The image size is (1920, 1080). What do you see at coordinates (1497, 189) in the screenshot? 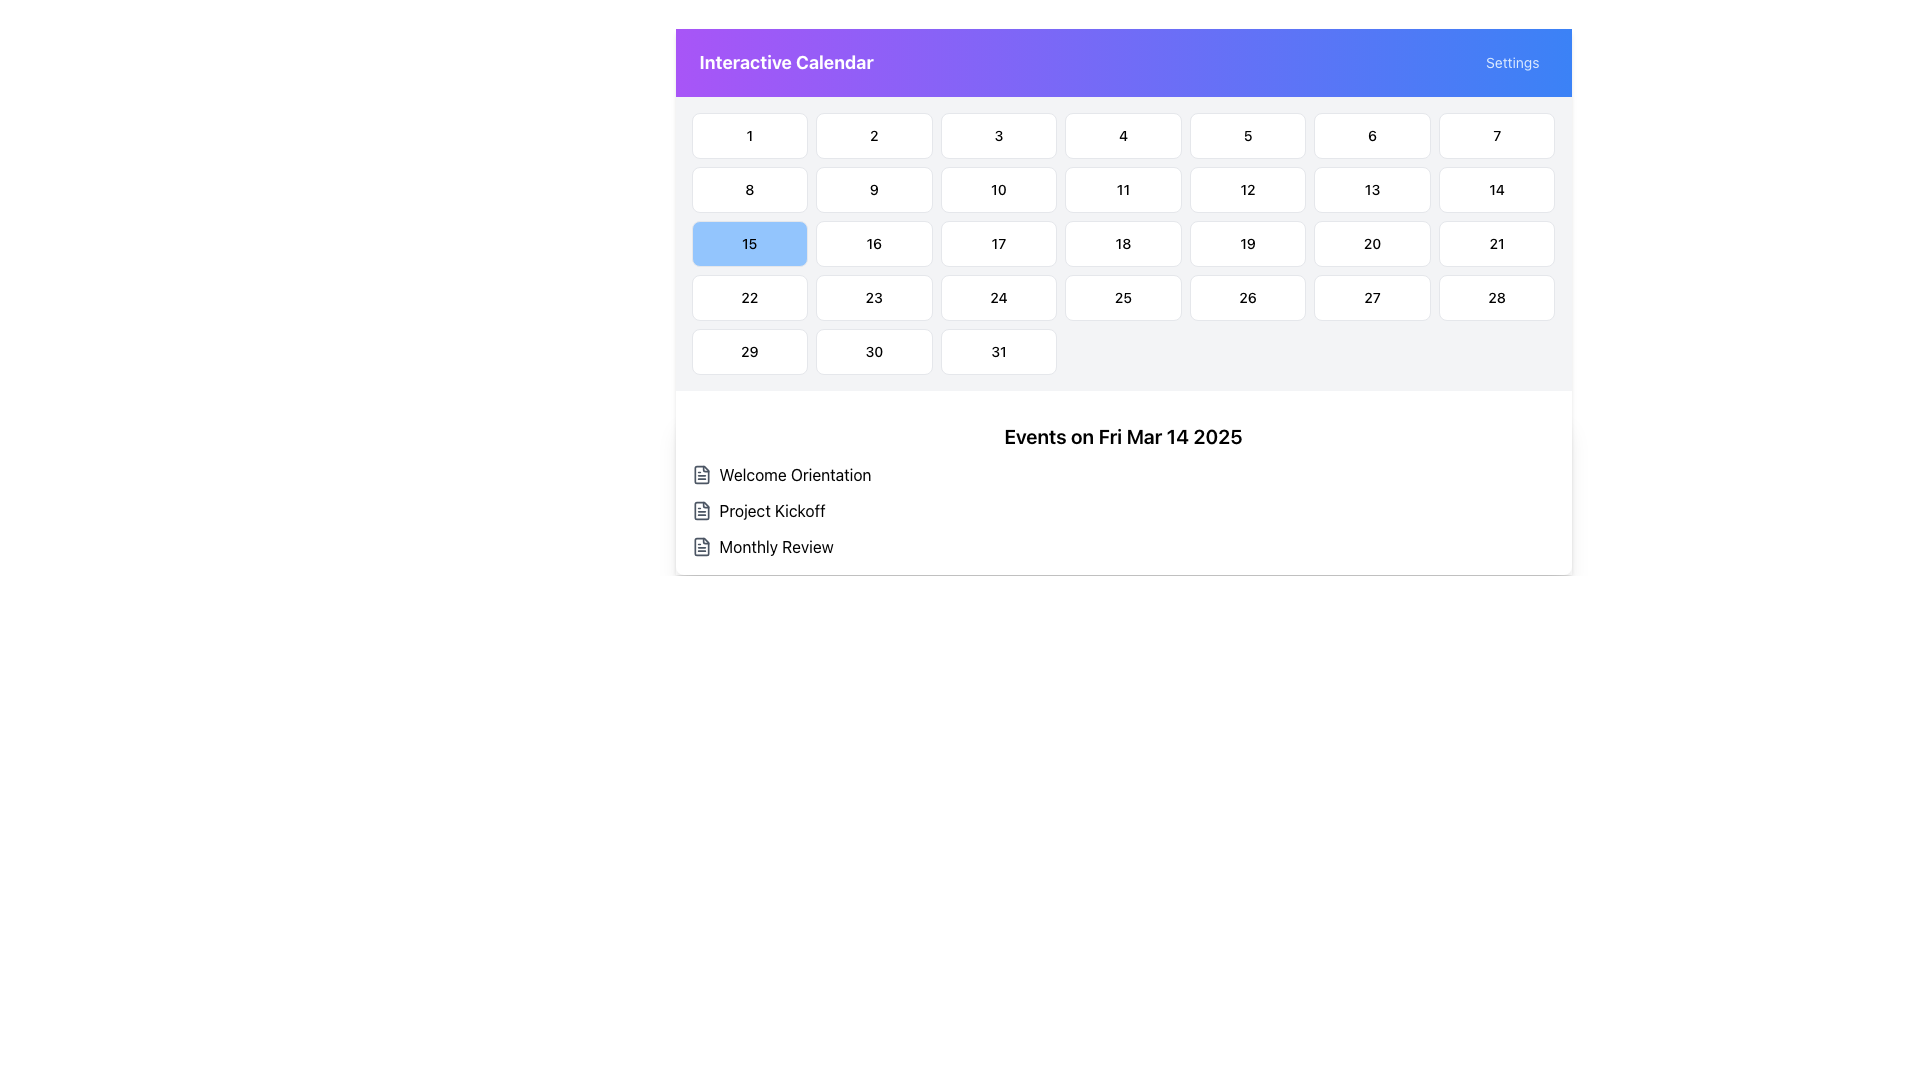
I see `text '14' displayed on the calendar date button located in the second row, seventh column of the calendar grid` at bounding box center [1497, 189].